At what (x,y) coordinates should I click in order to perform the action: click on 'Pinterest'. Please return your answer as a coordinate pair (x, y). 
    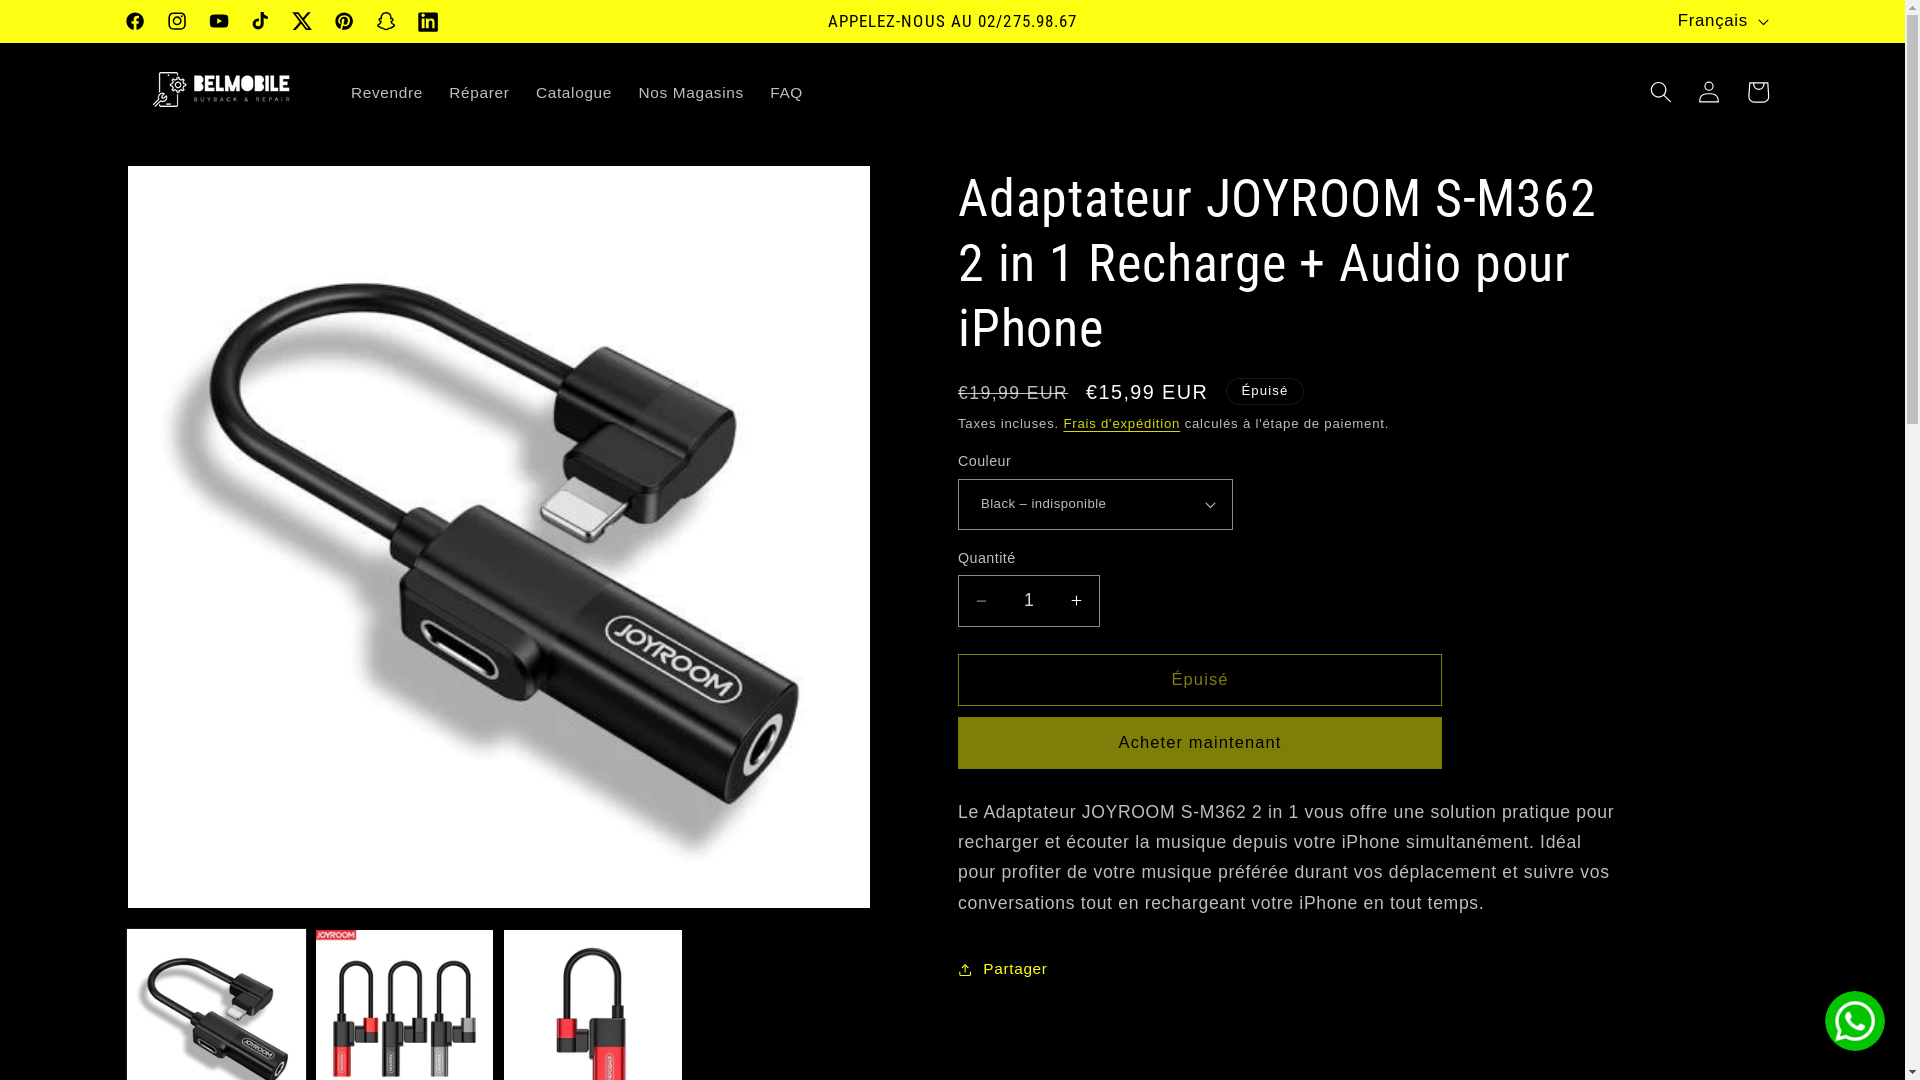
    Looking at the image, I should click on (322, 22).